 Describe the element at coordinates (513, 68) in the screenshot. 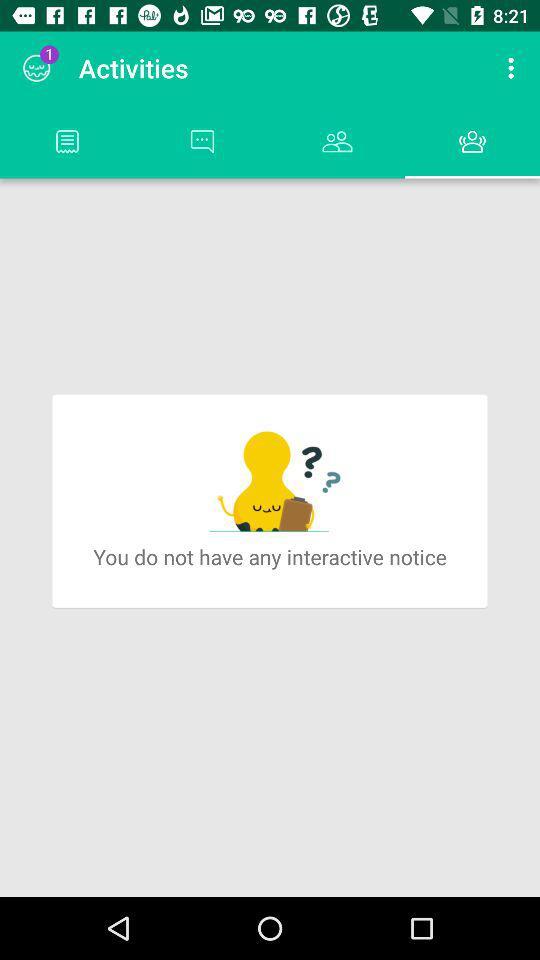

I see `app to the right of the activities item` at that location.